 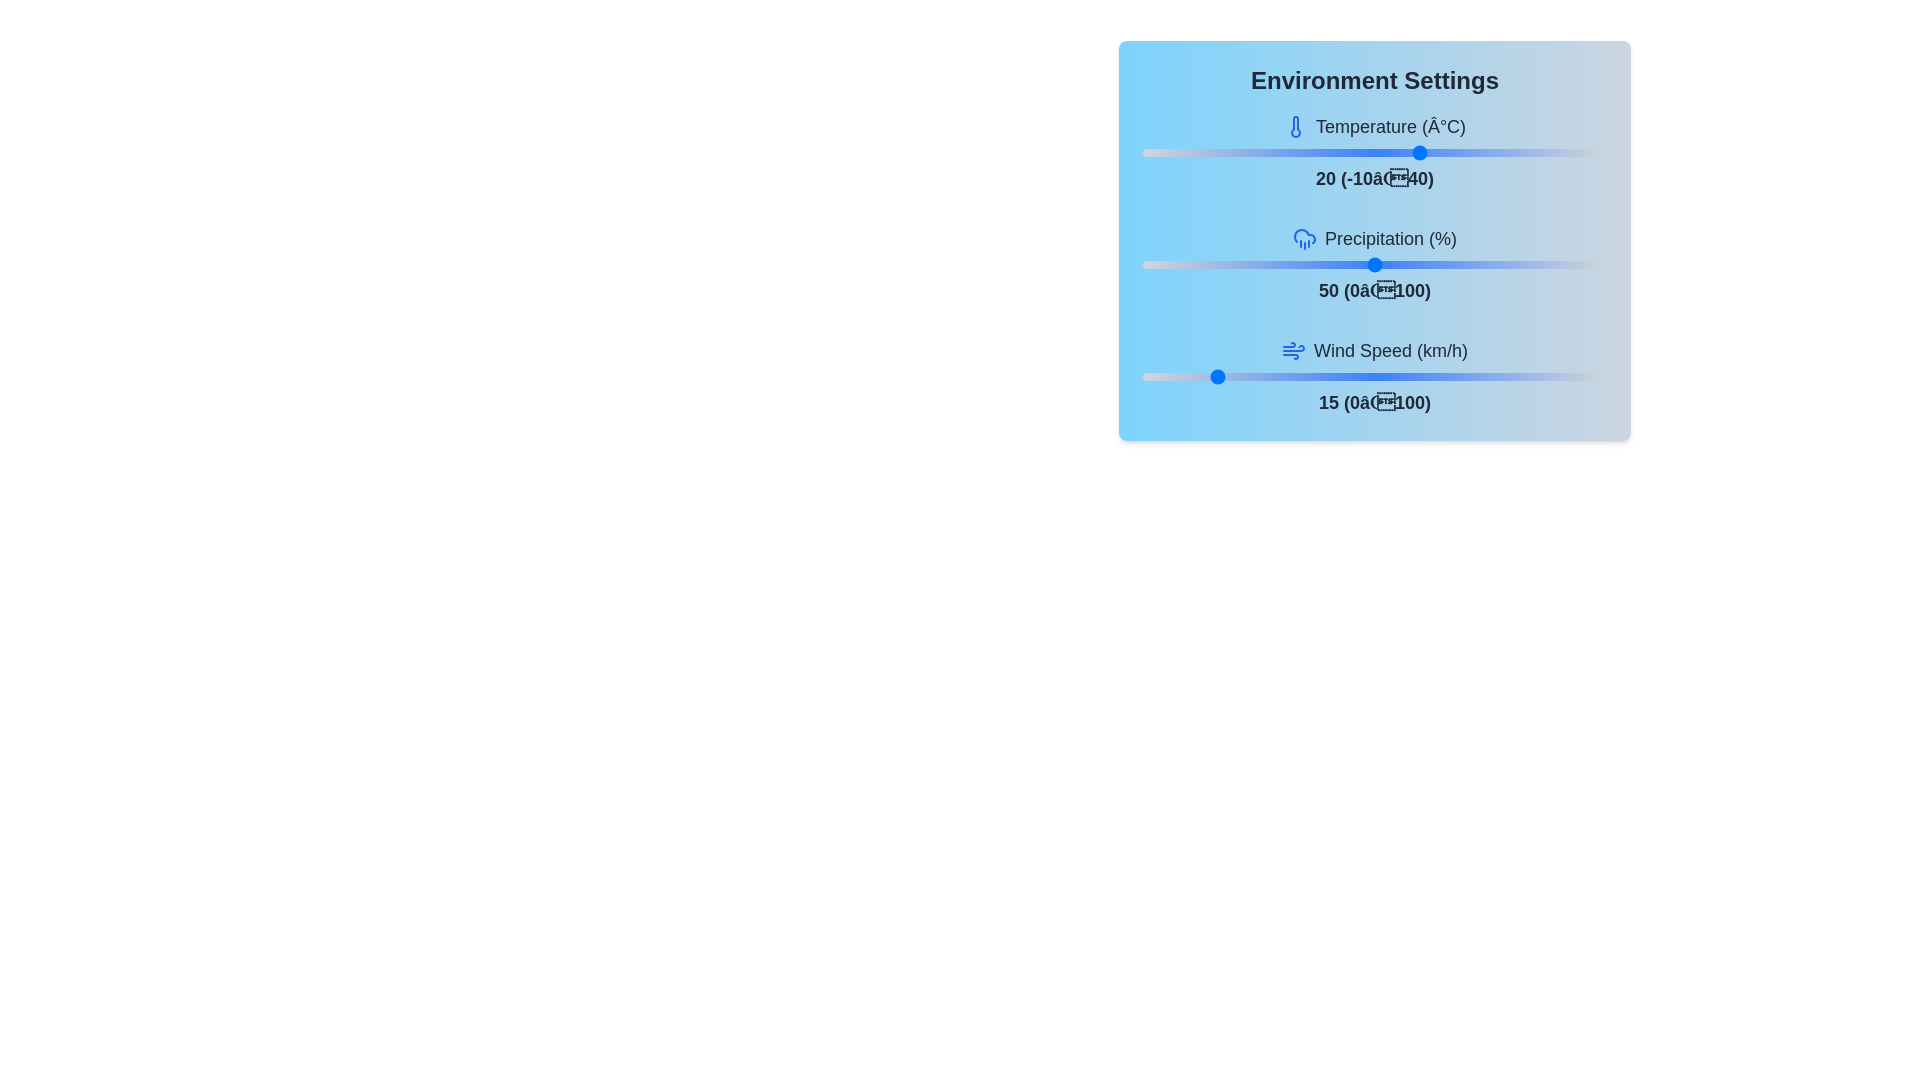 What do you see at coordinates (1295, 127) in the screenshot?
I see `the red thermometer icon located in the top-left corner of the environment settings, next to the 'Temperature (°C)' label` at bounding box center [1295, 127].